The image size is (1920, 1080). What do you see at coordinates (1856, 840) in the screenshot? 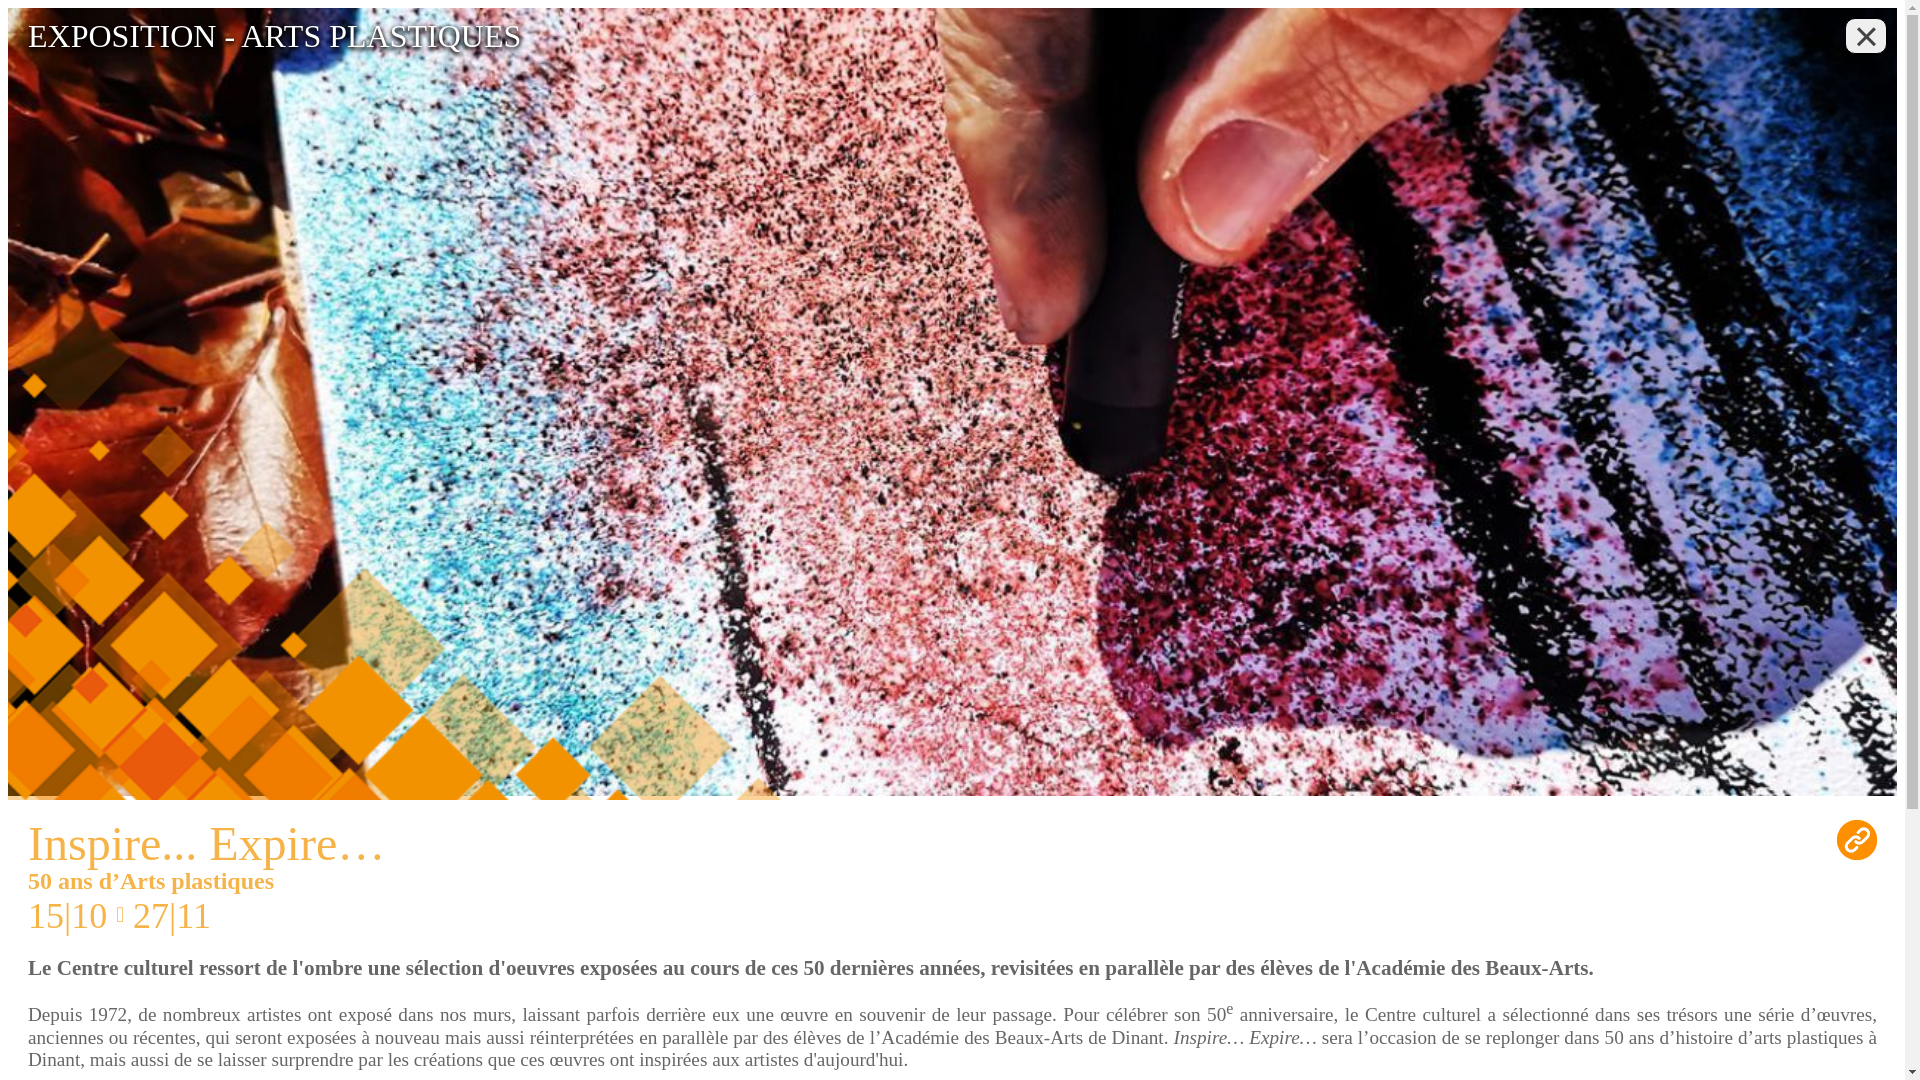
I see `'Cliquez pour copier le lien'` at bounding box center [1856, 840].